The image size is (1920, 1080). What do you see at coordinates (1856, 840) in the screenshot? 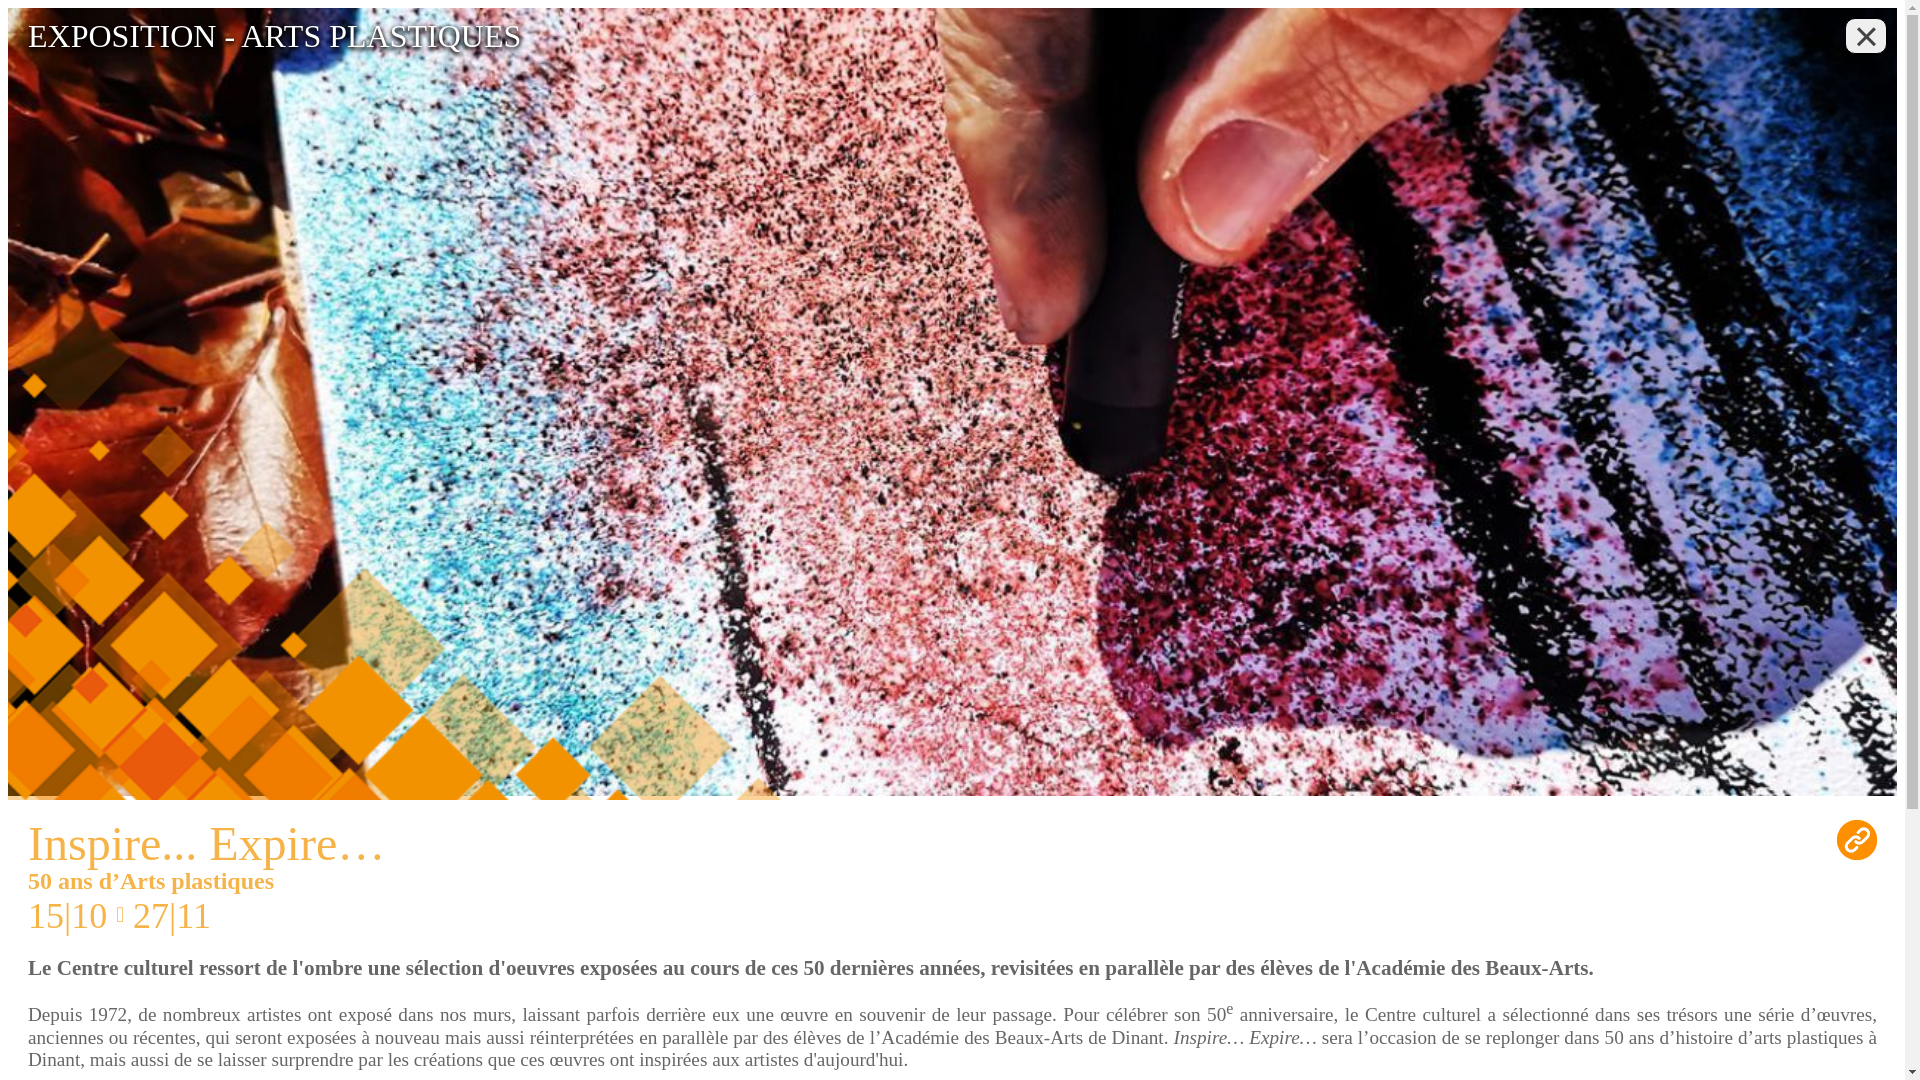
I see `'Cliquez pour copier le lien'` at bounding box center [1856, 840].